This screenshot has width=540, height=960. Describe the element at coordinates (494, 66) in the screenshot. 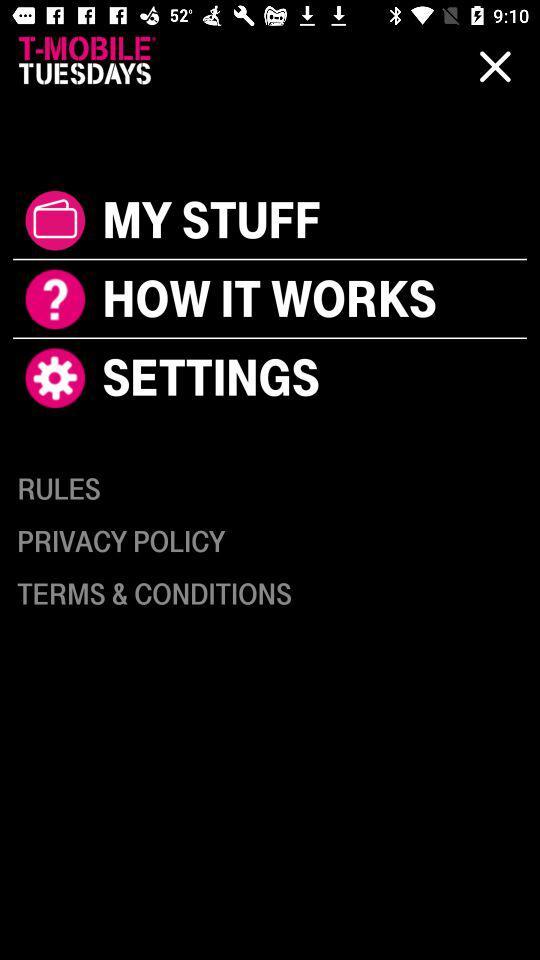

I see `close` at that location.